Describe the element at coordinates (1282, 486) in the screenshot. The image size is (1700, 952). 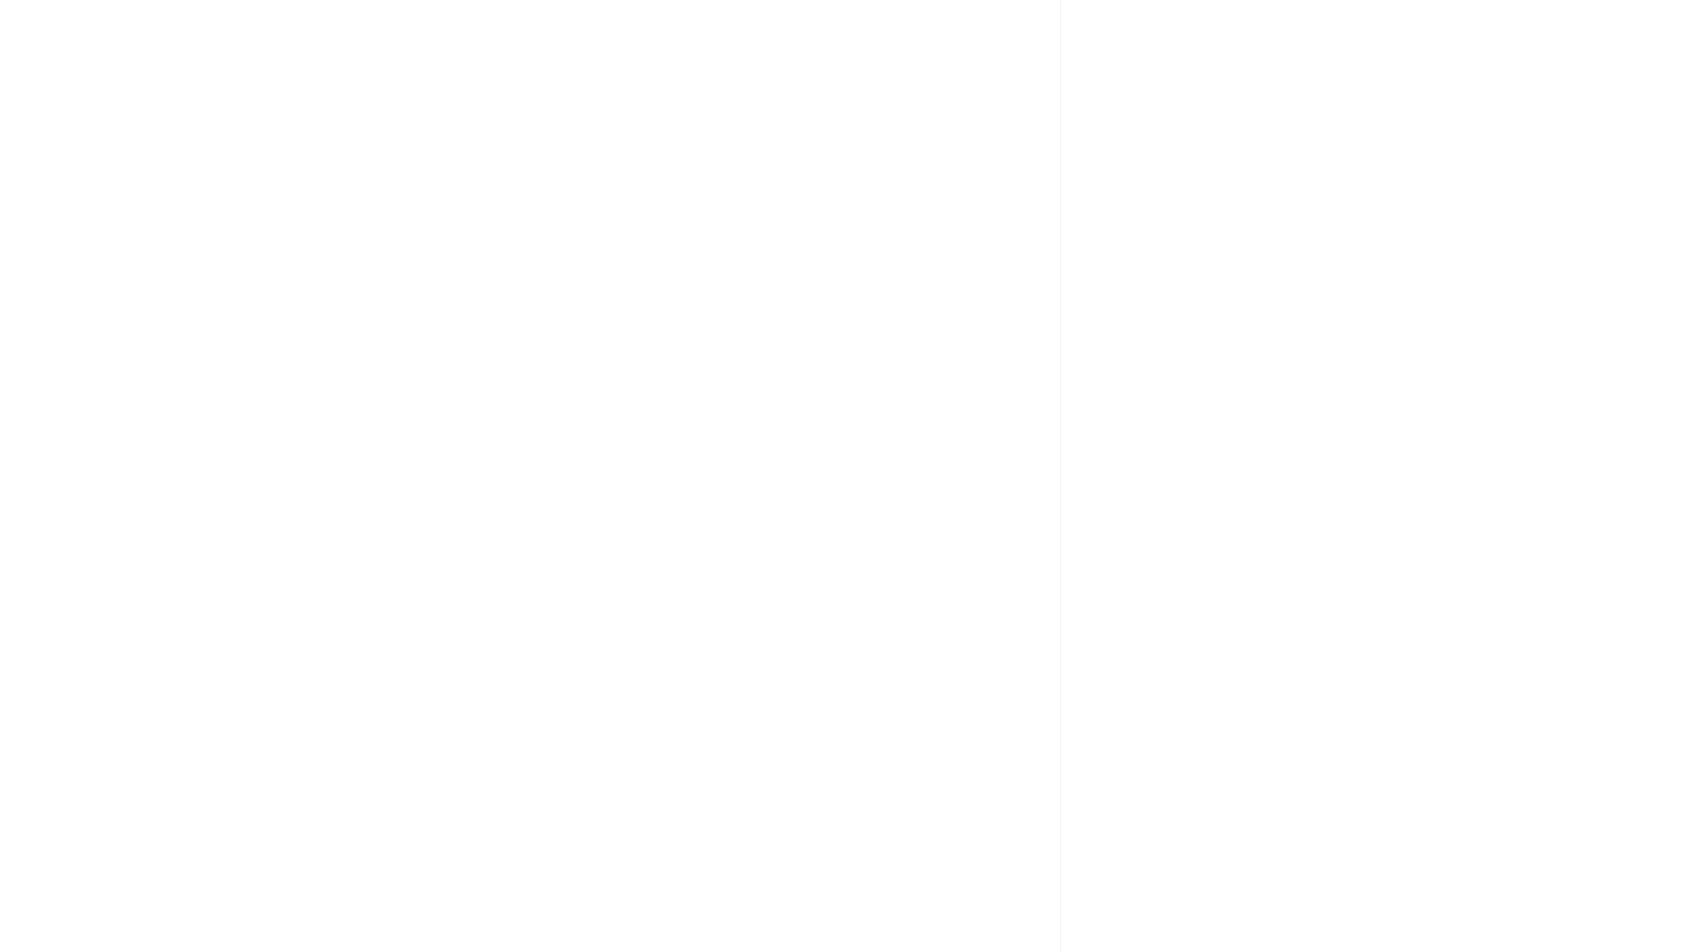
I see `'Web.Com (India) Pvt. Ltd.'` at that location.